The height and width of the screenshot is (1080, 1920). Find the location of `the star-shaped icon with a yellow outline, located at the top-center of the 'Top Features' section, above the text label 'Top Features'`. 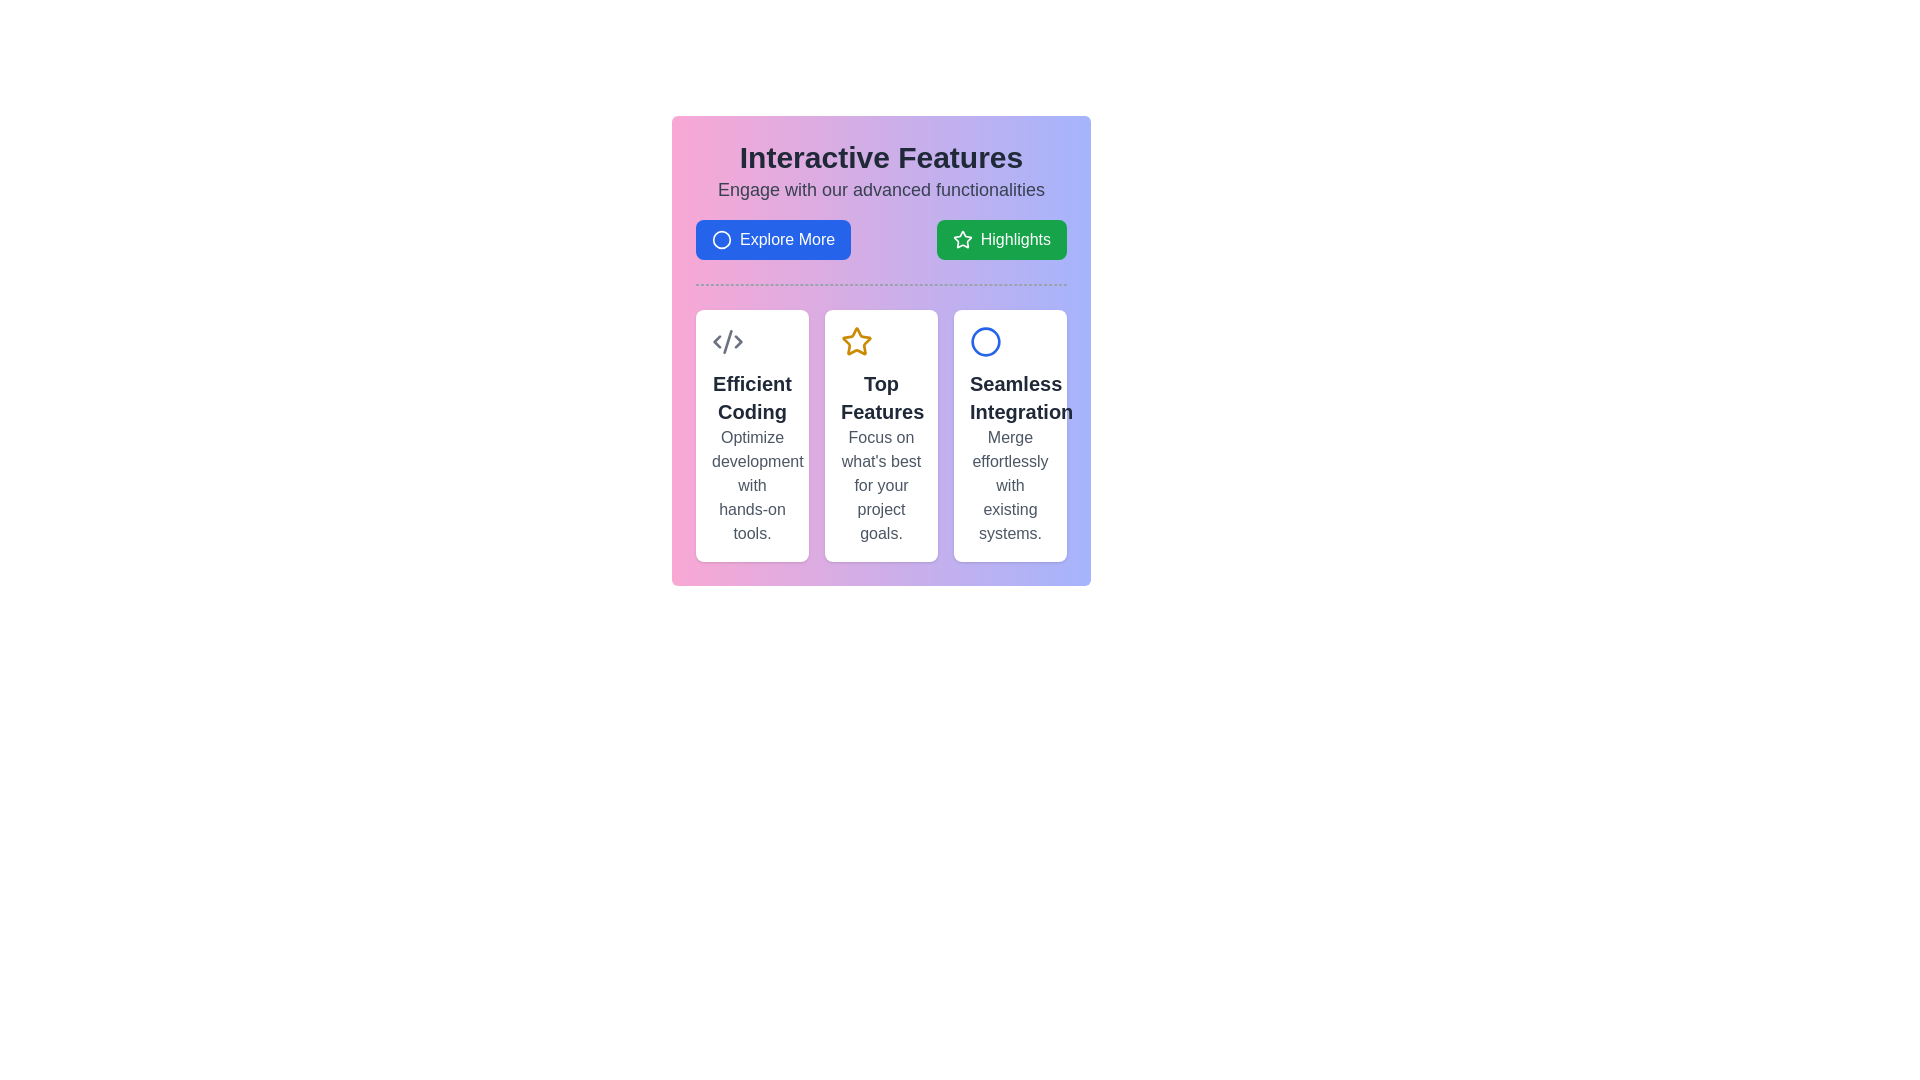

the star-shaped icon with a yellow outline, located at the top-center of the 'Top Features' section, above the text label 'Top Features' is located at coordinates (857, 341).